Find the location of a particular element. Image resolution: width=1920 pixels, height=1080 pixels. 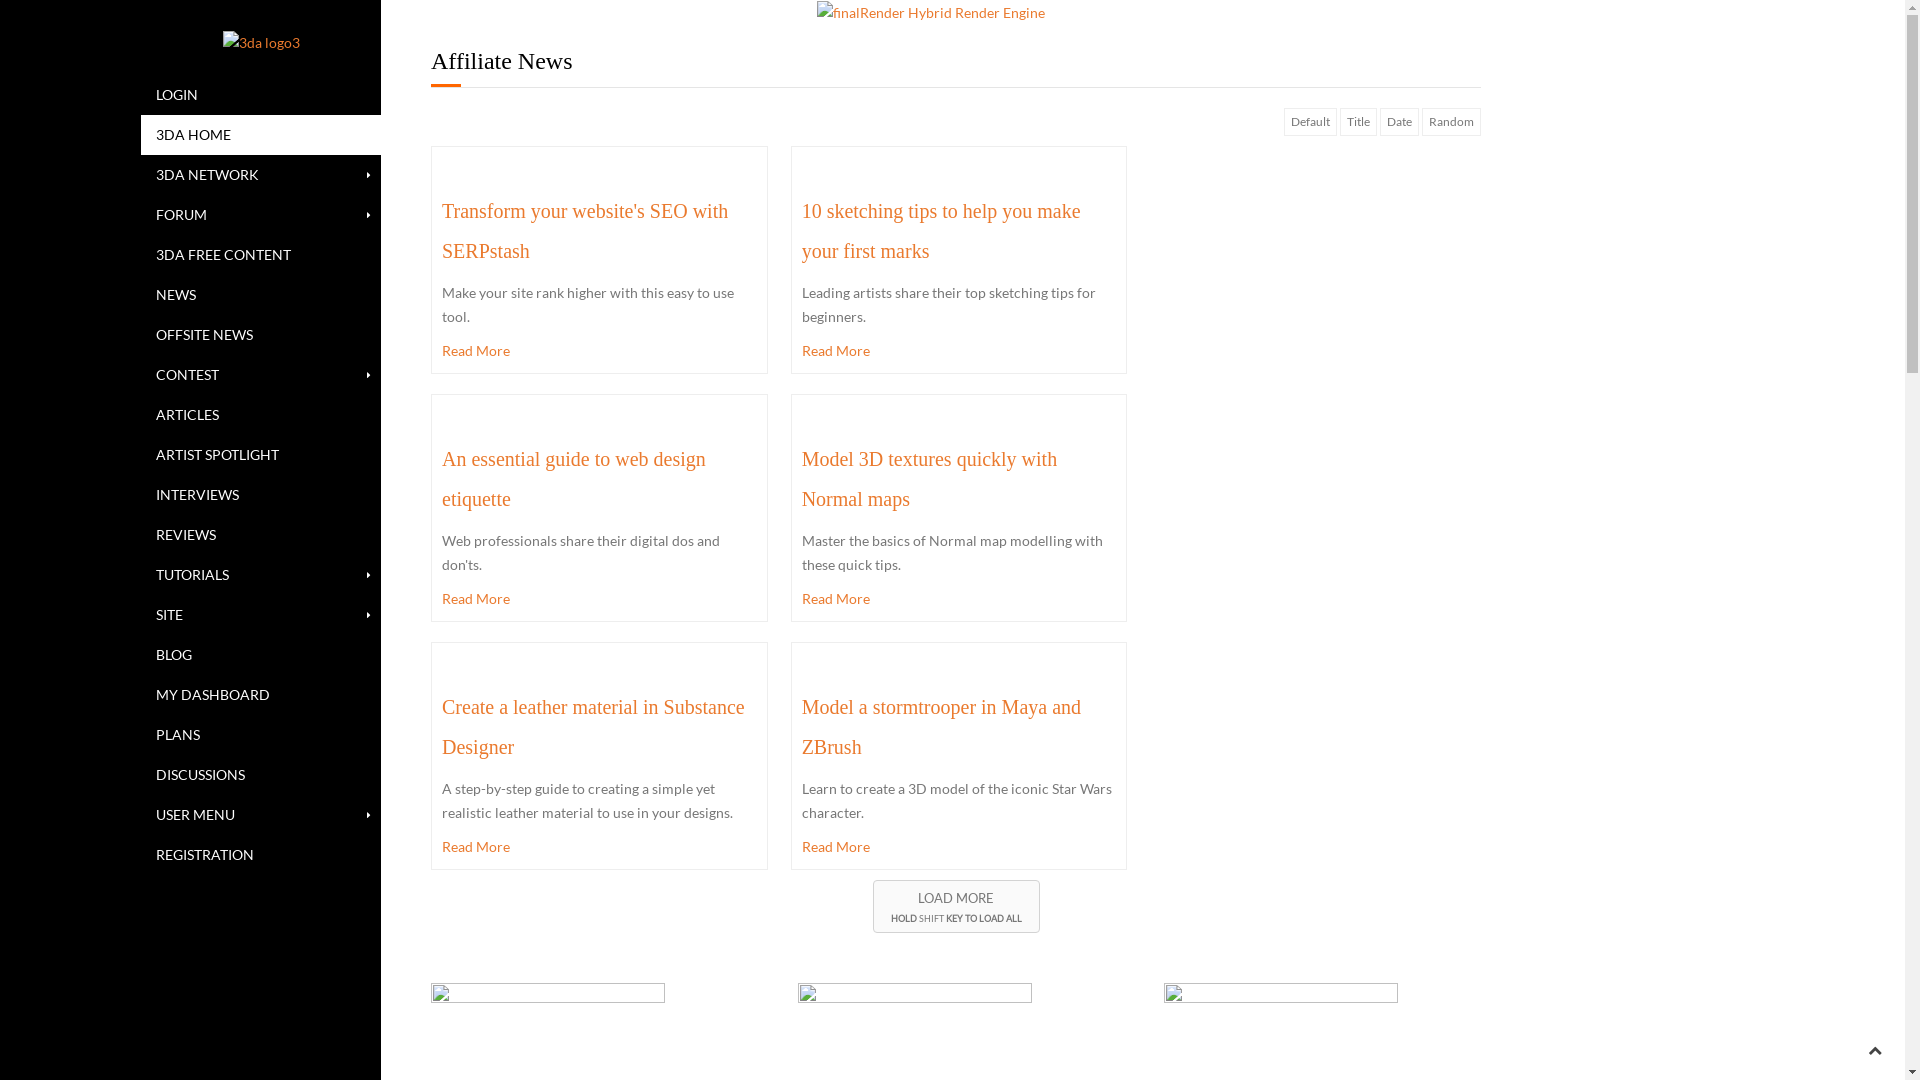

'DISCUSSIONS' is located at coordinates (139, 774).